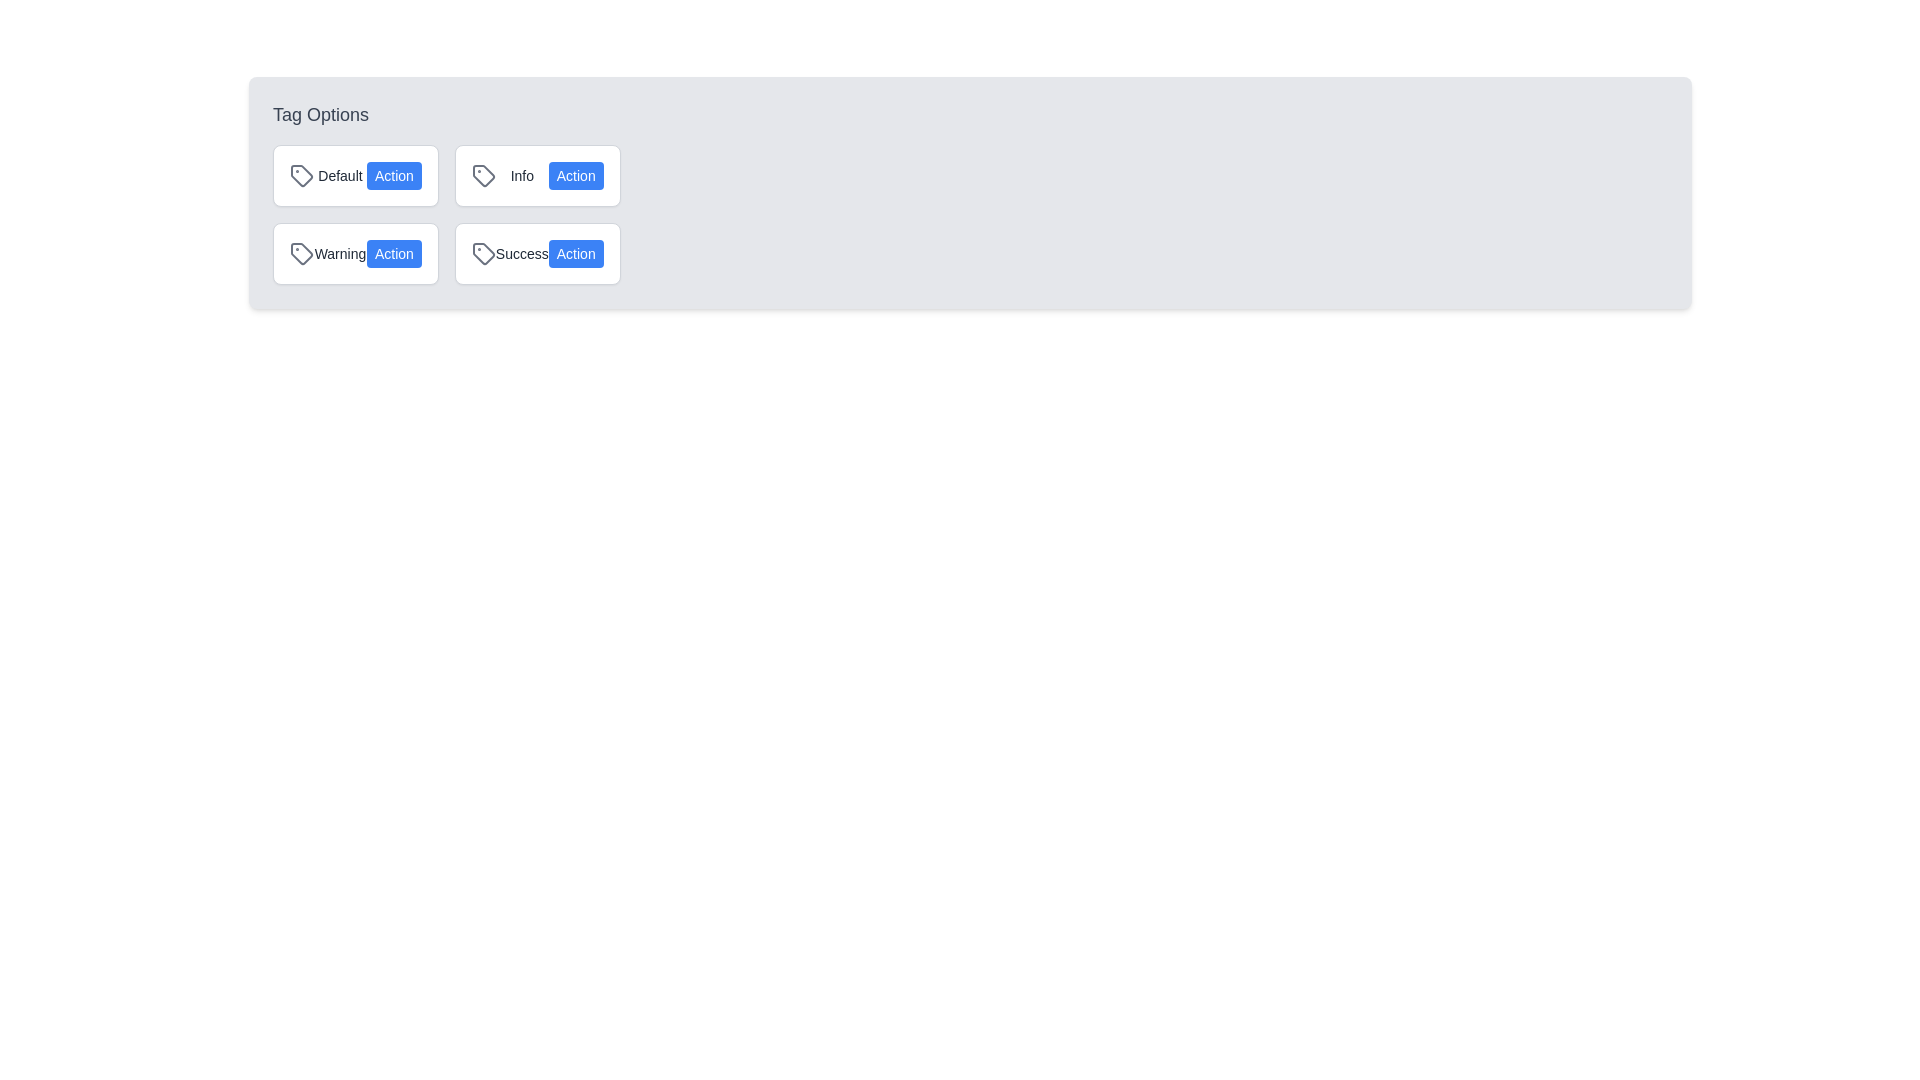 The image size is (1920, 1080). Describe the element at coordinates (537, 175) in the screenshot. I see `the 'Action' button in the top-right card labeled 'Info' which contains an icon and text` at that location.